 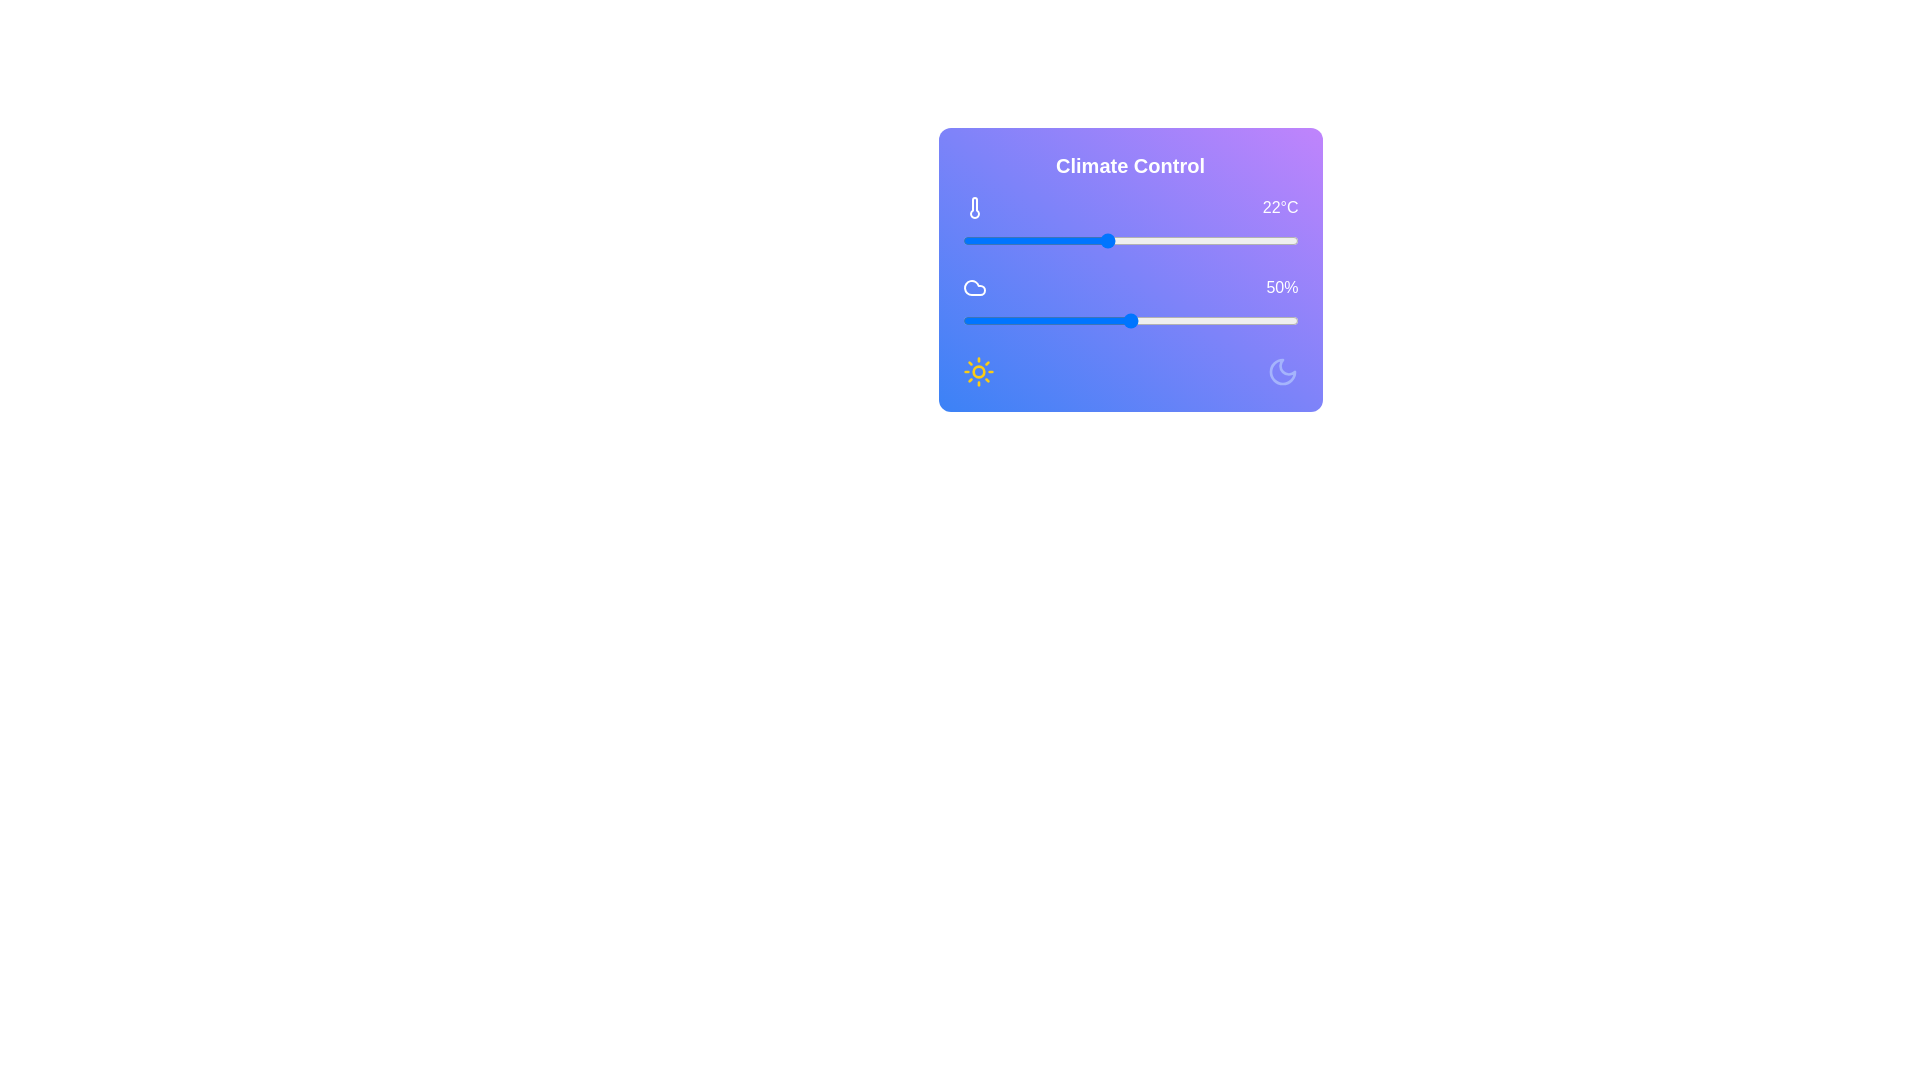 I want to click on the slider, so click(x=1235, y=319).